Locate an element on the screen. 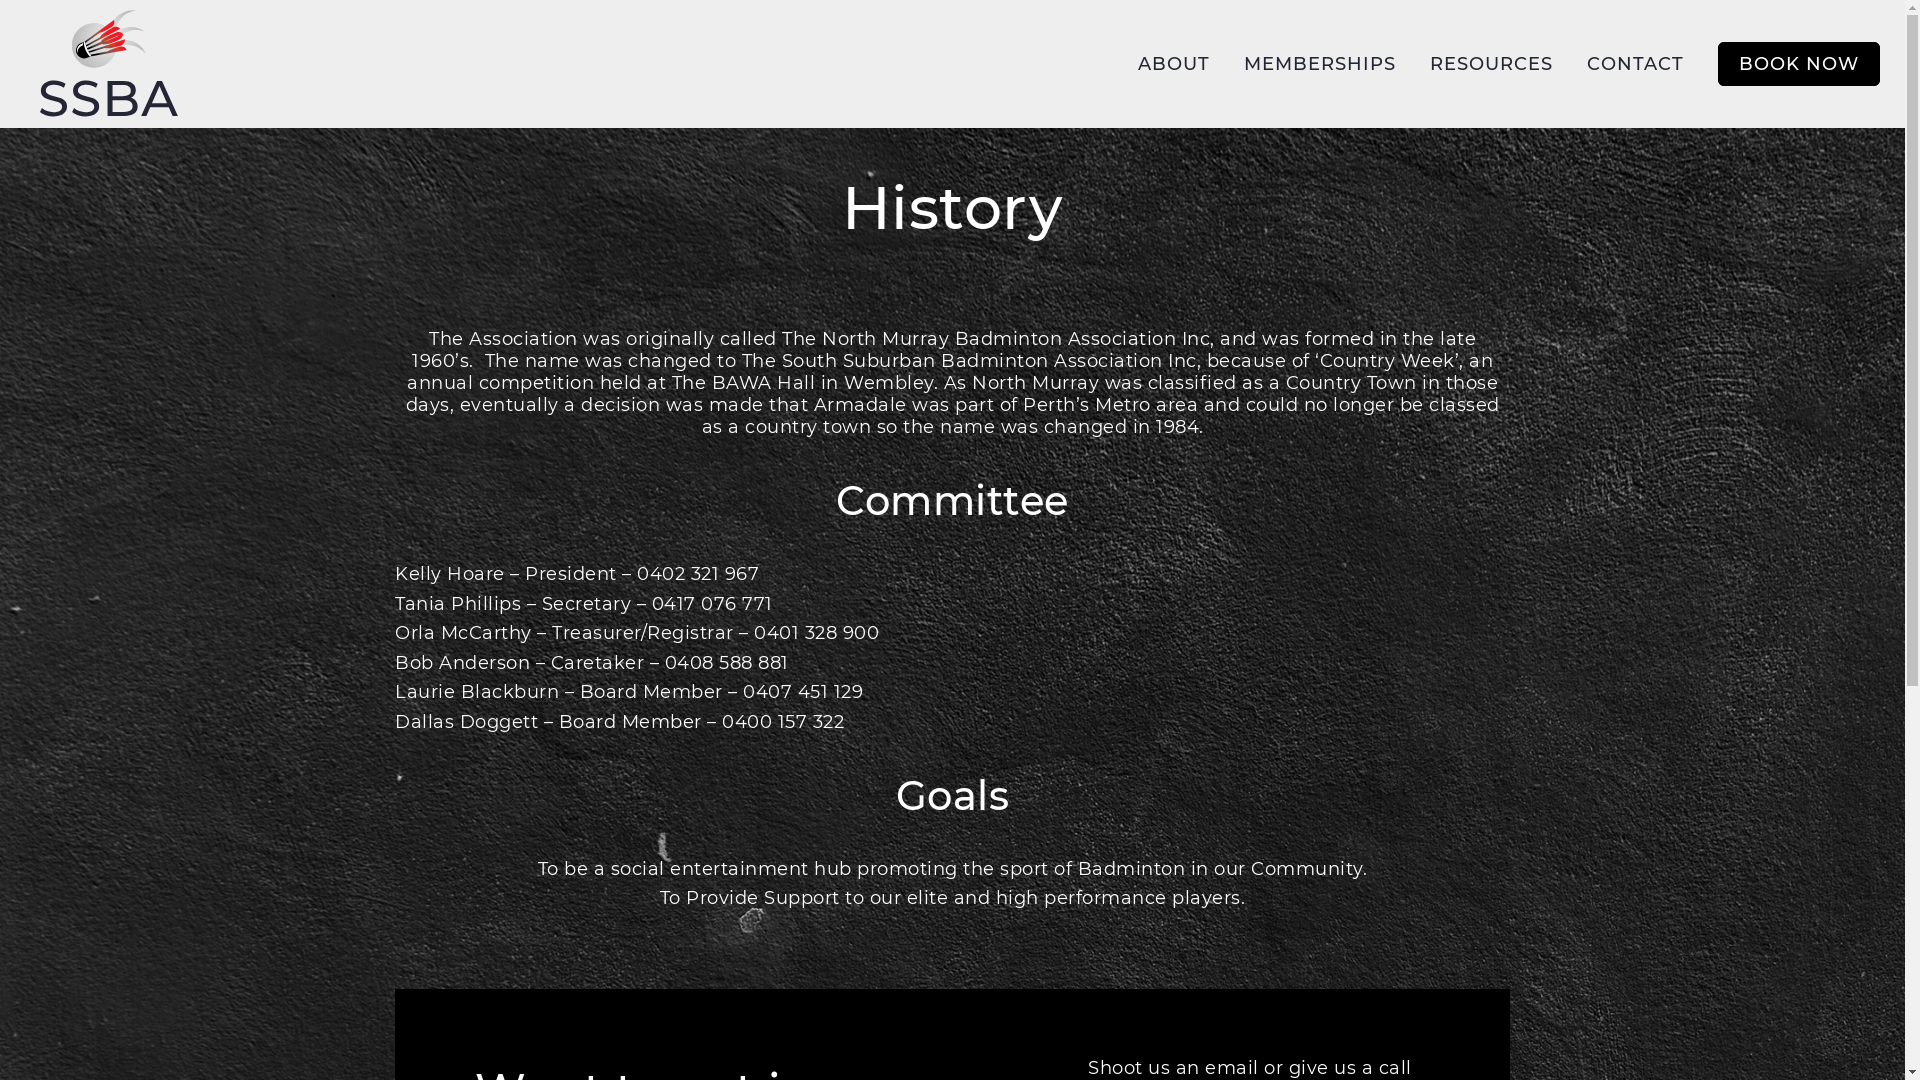 The height and width of the screenshot is (1080, 1920). 'BOOK NOW' is located at coordinates (1717, 63).